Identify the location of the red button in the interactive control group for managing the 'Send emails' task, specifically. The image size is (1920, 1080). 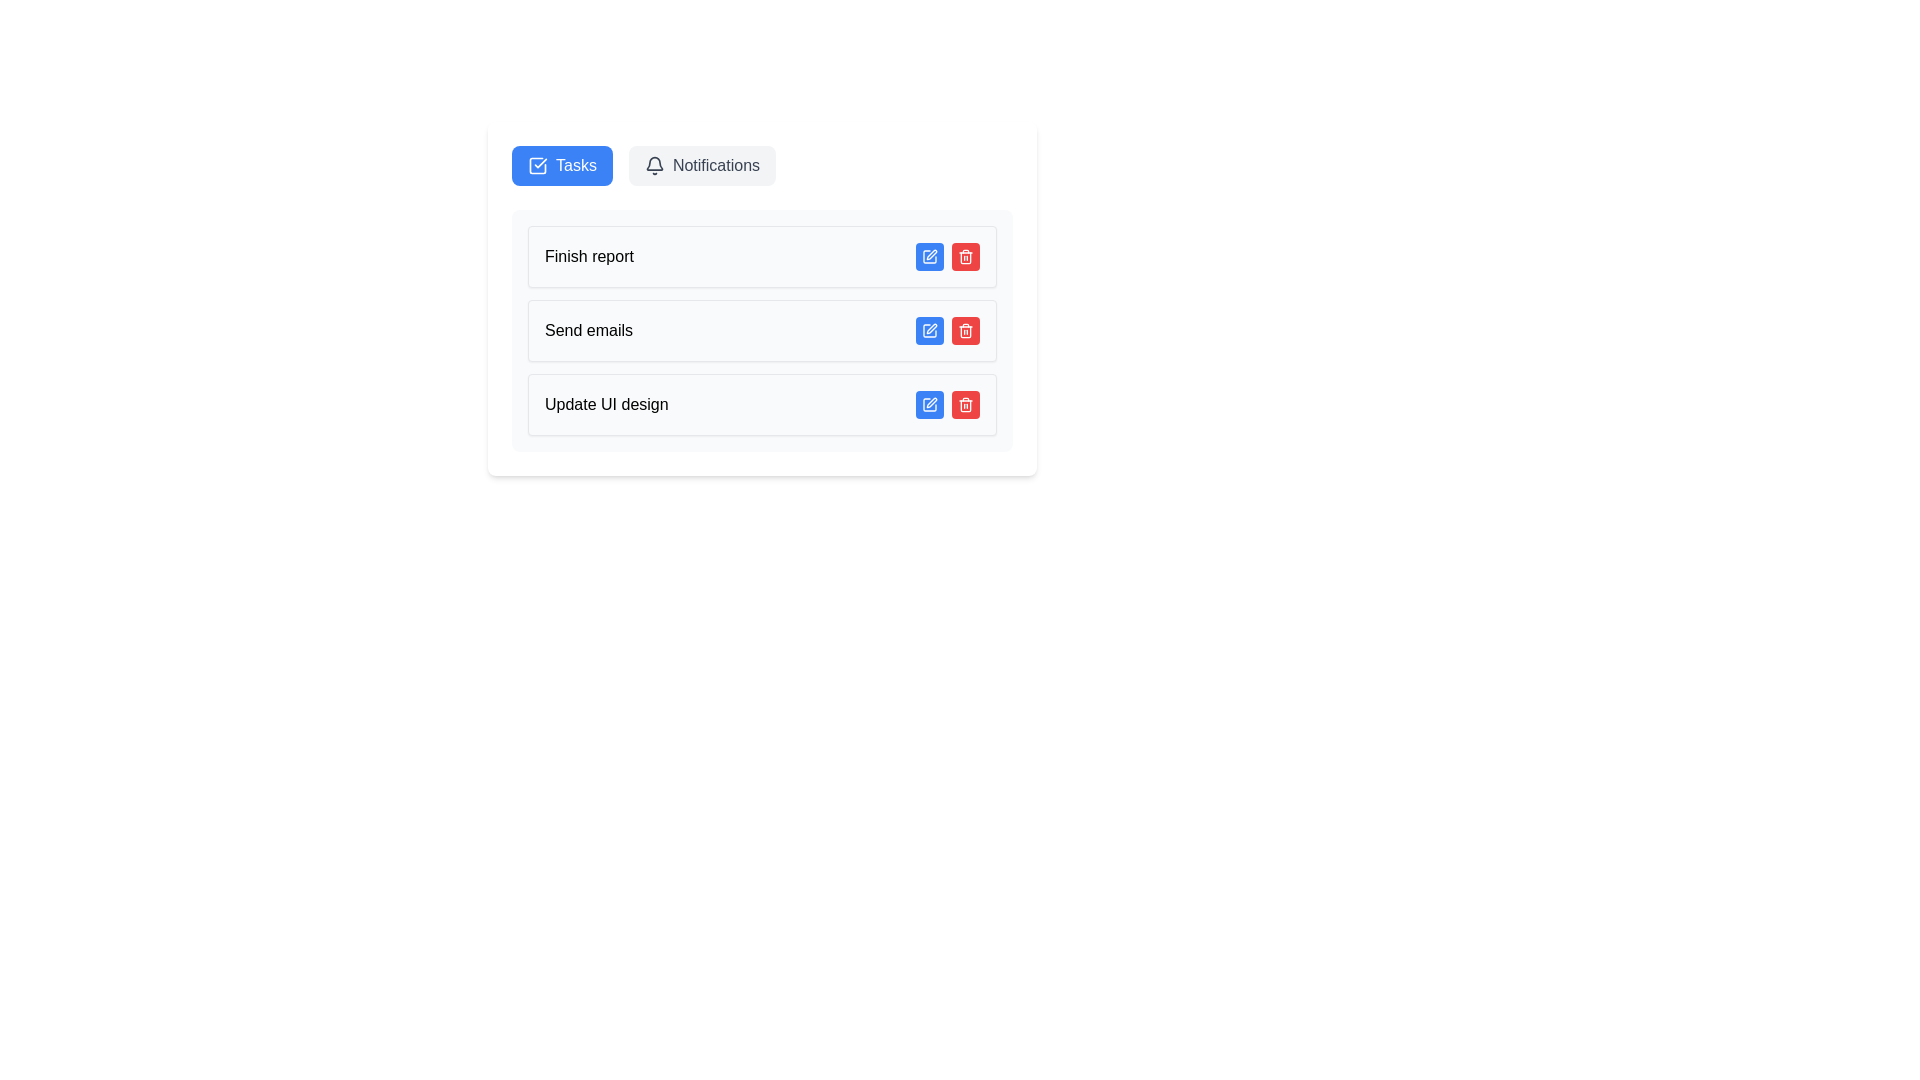
(947, 330).